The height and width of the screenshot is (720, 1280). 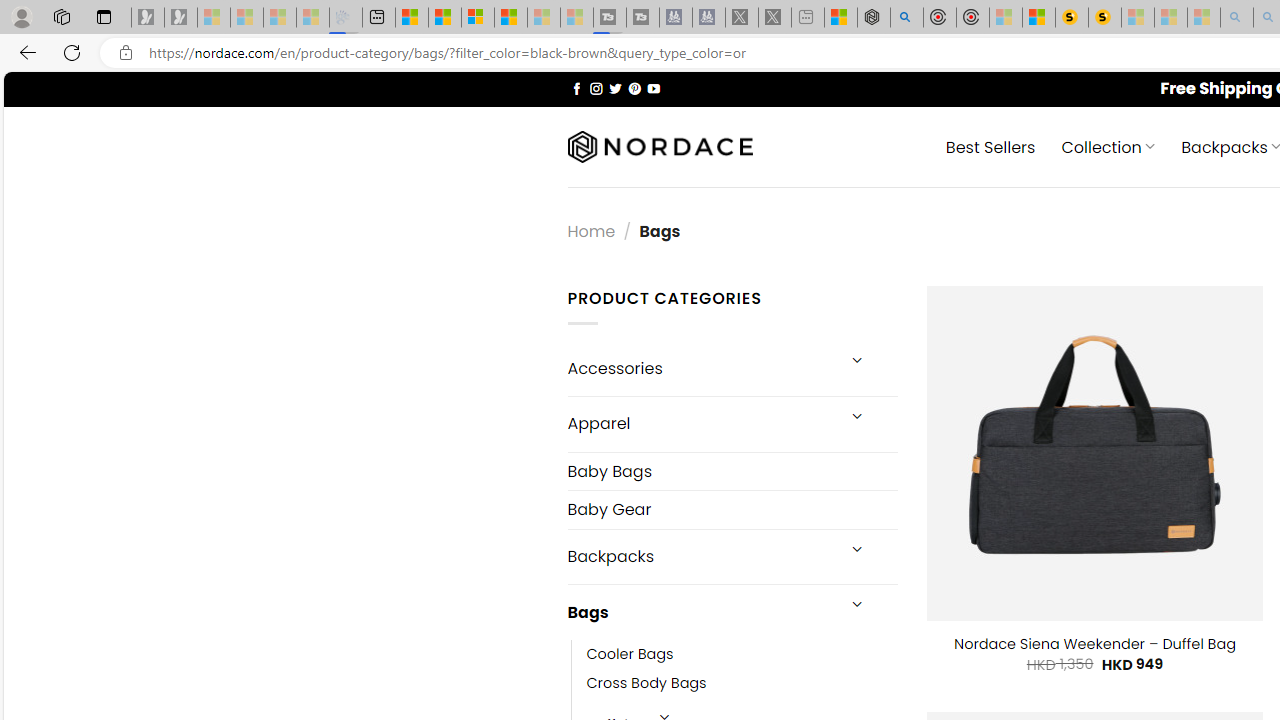 What do you see at coordinates (181, 17) in the screenshot?
I see `'Newsletter Sign Up - Sleeping'` at bounding box center [181, 17].